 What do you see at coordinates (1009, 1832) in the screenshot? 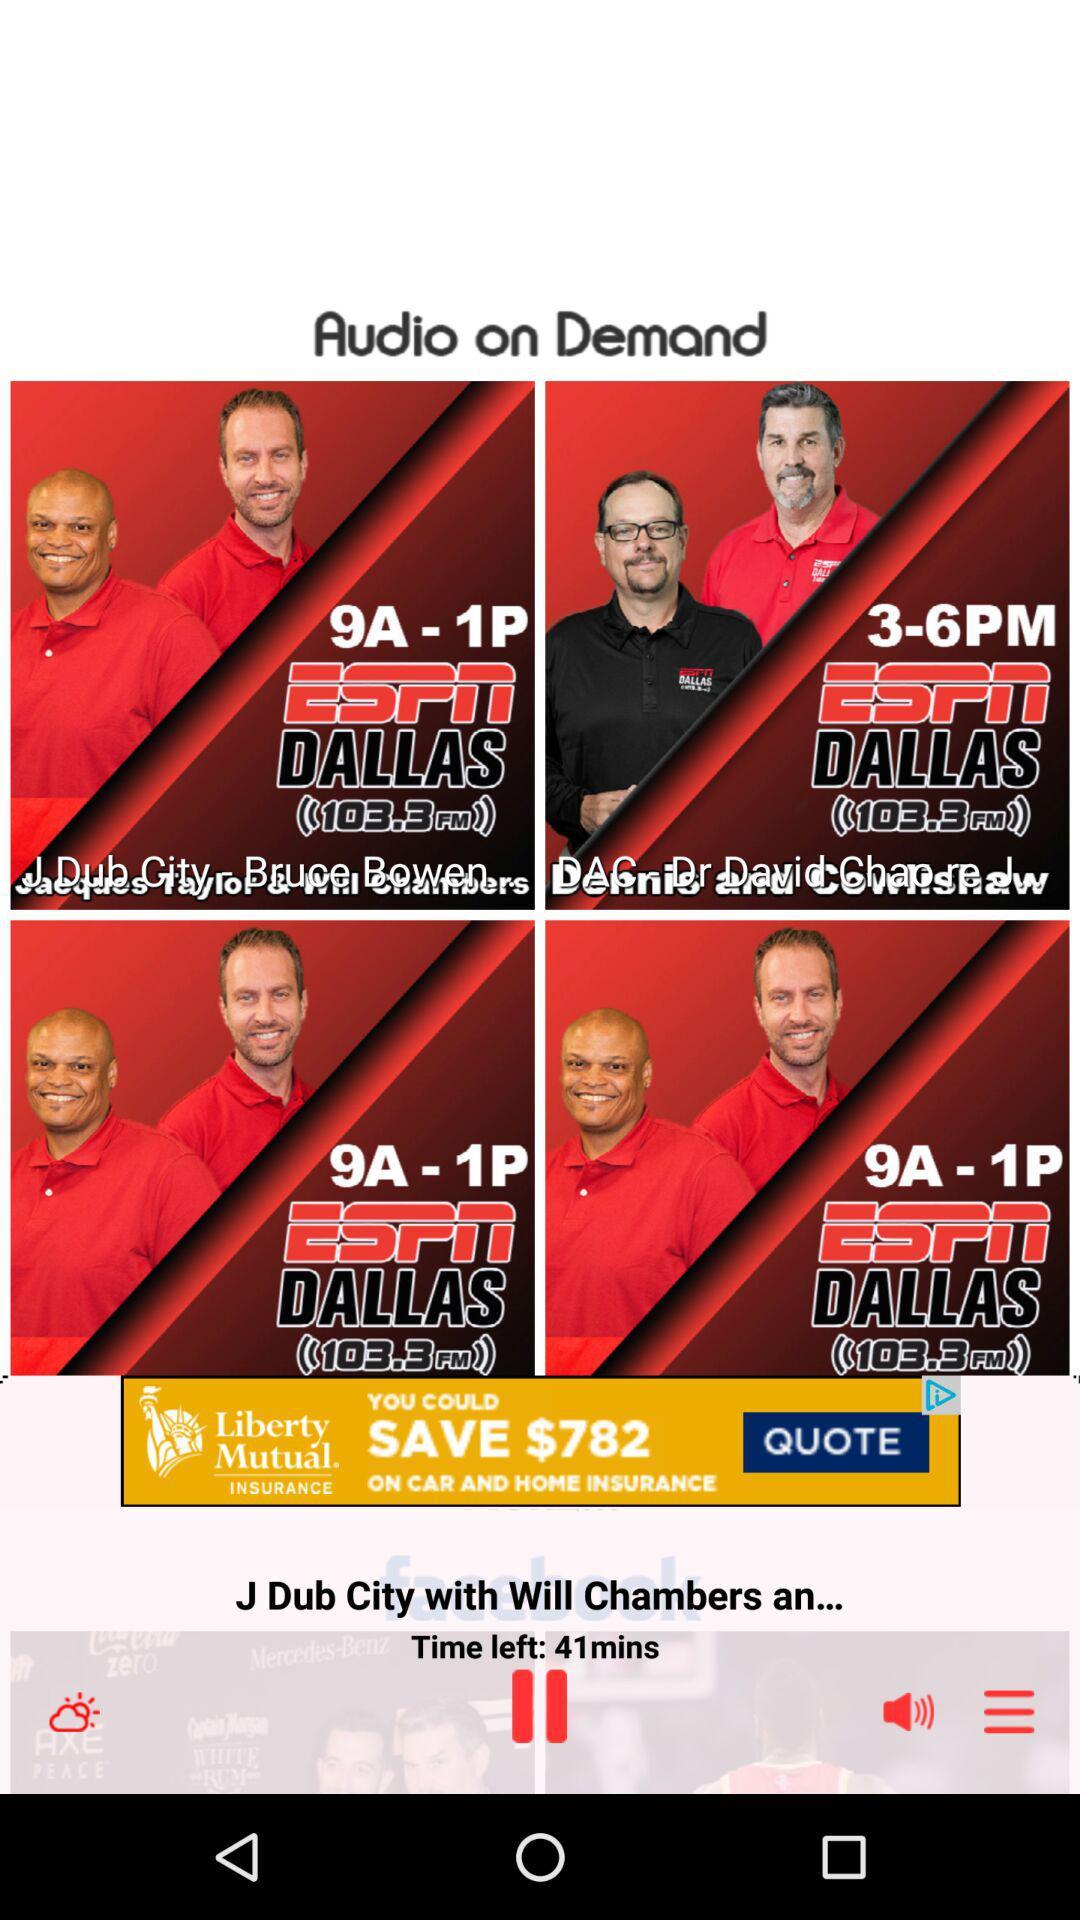
I see `the menu icon` at bounding box center [1009, 1832].